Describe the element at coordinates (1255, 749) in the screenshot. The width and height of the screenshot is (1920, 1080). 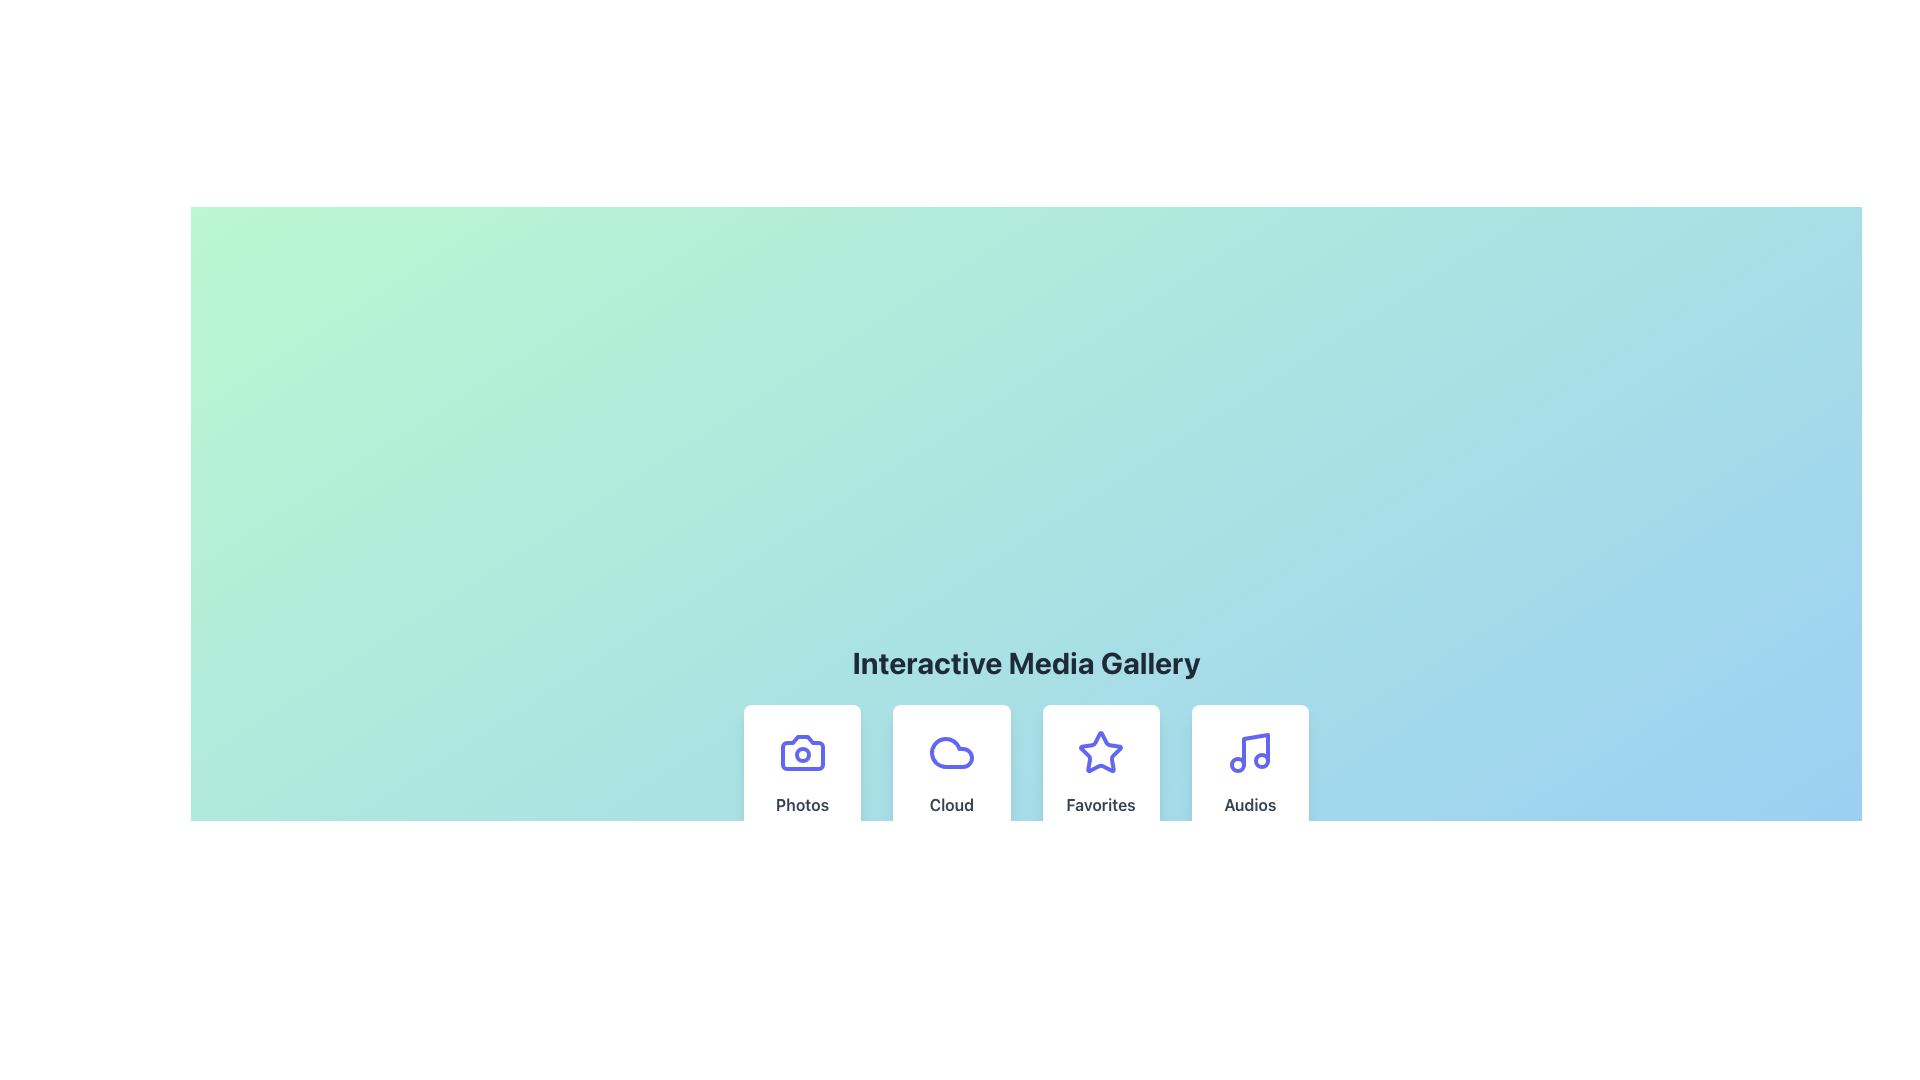
I see `the 'Audios' icon, which features a musical note graphic, located at the bottom right section of the interface` at that location.